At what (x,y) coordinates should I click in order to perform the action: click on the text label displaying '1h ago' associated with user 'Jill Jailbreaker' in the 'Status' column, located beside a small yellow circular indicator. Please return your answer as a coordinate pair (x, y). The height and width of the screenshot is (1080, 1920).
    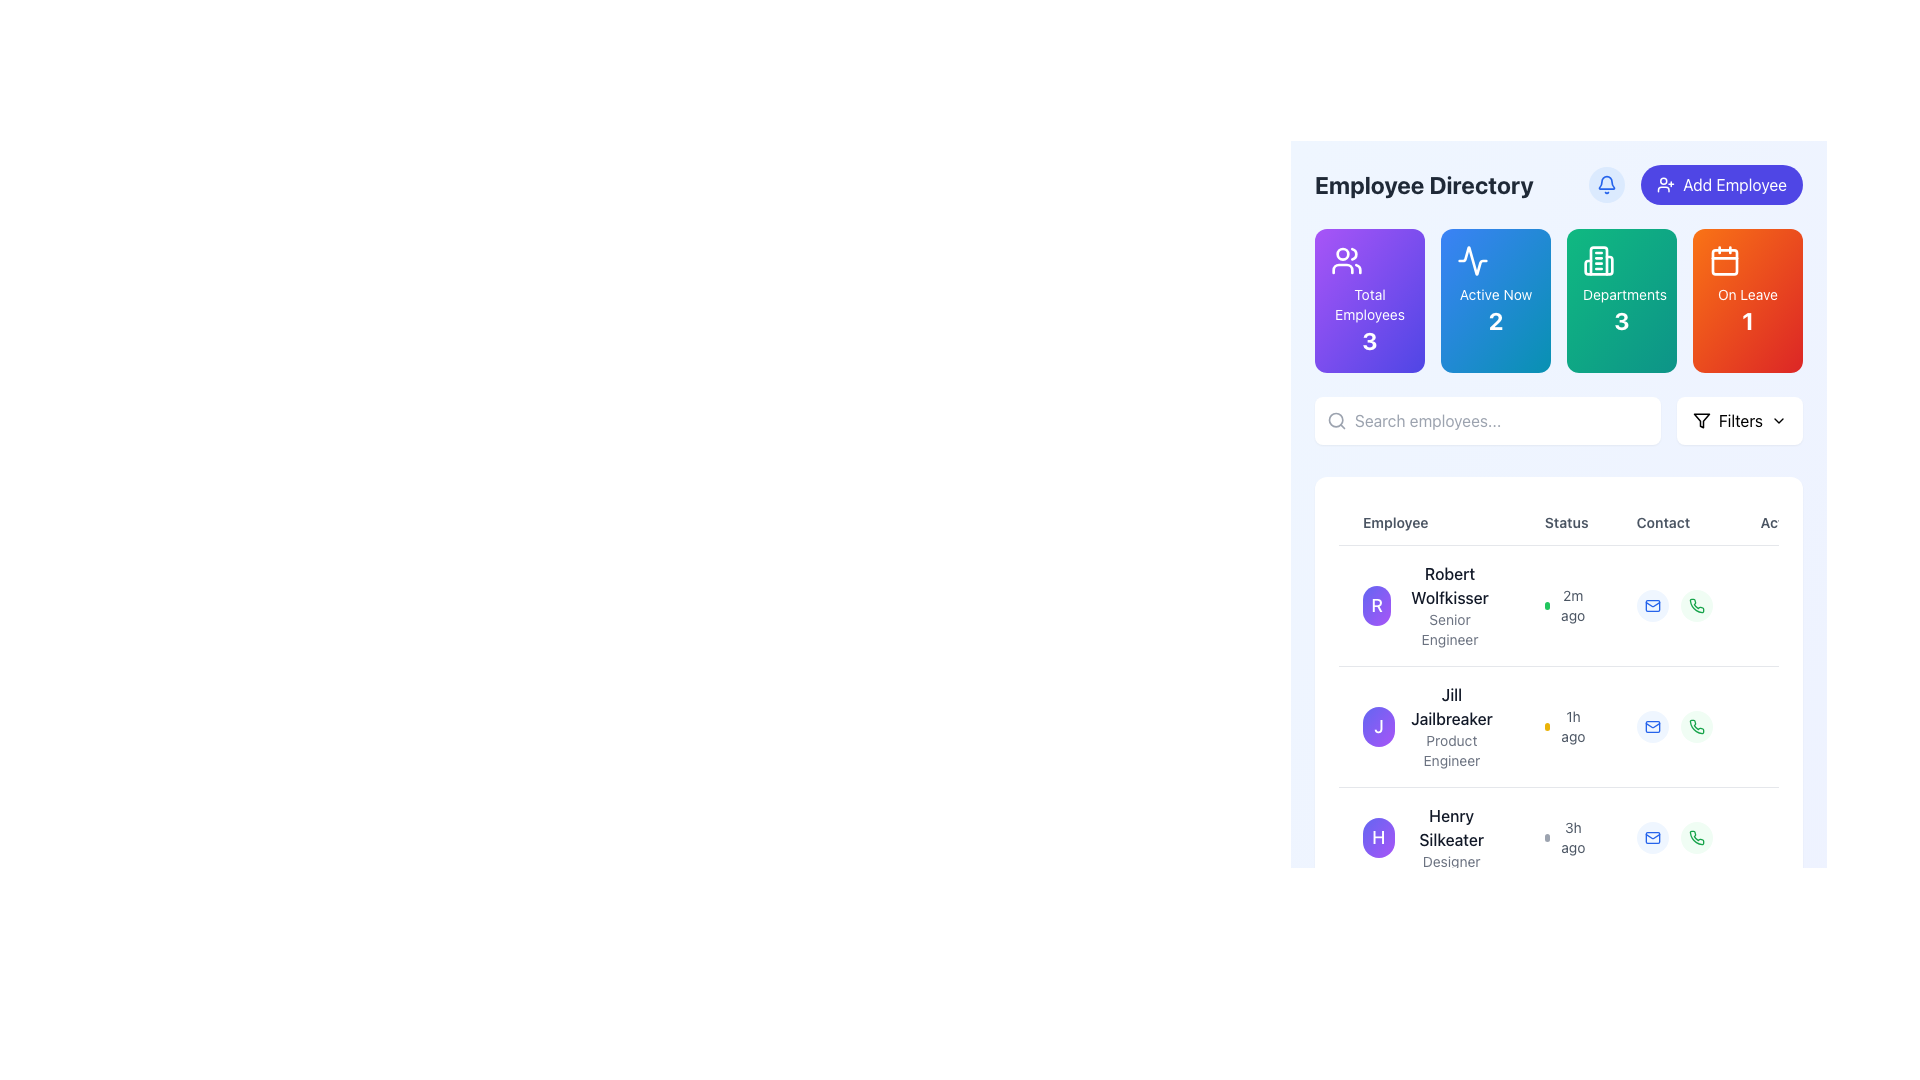
    Looking at the image, I should click on (1572, 726).